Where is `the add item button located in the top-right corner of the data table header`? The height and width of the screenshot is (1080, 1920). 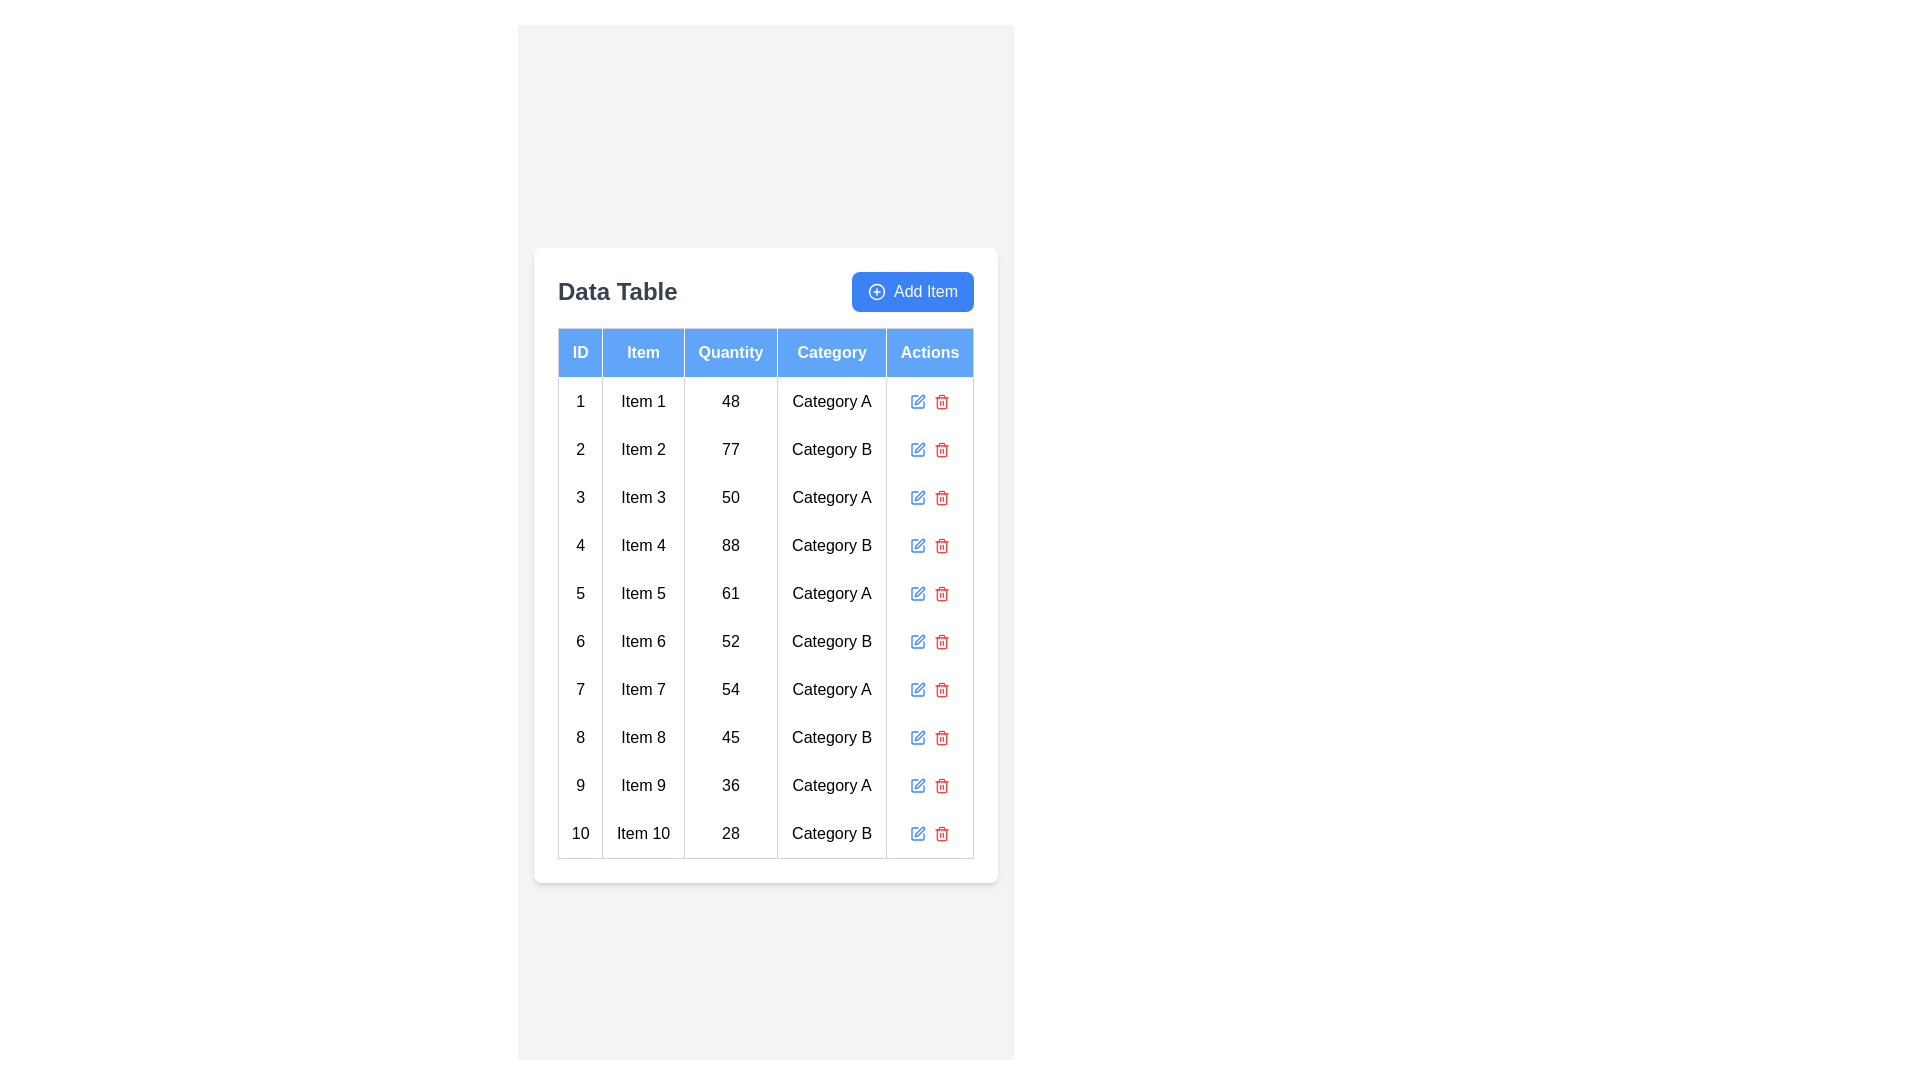 the add item button located in the top-right corner of the data table header is located at coordinates (911, 291).